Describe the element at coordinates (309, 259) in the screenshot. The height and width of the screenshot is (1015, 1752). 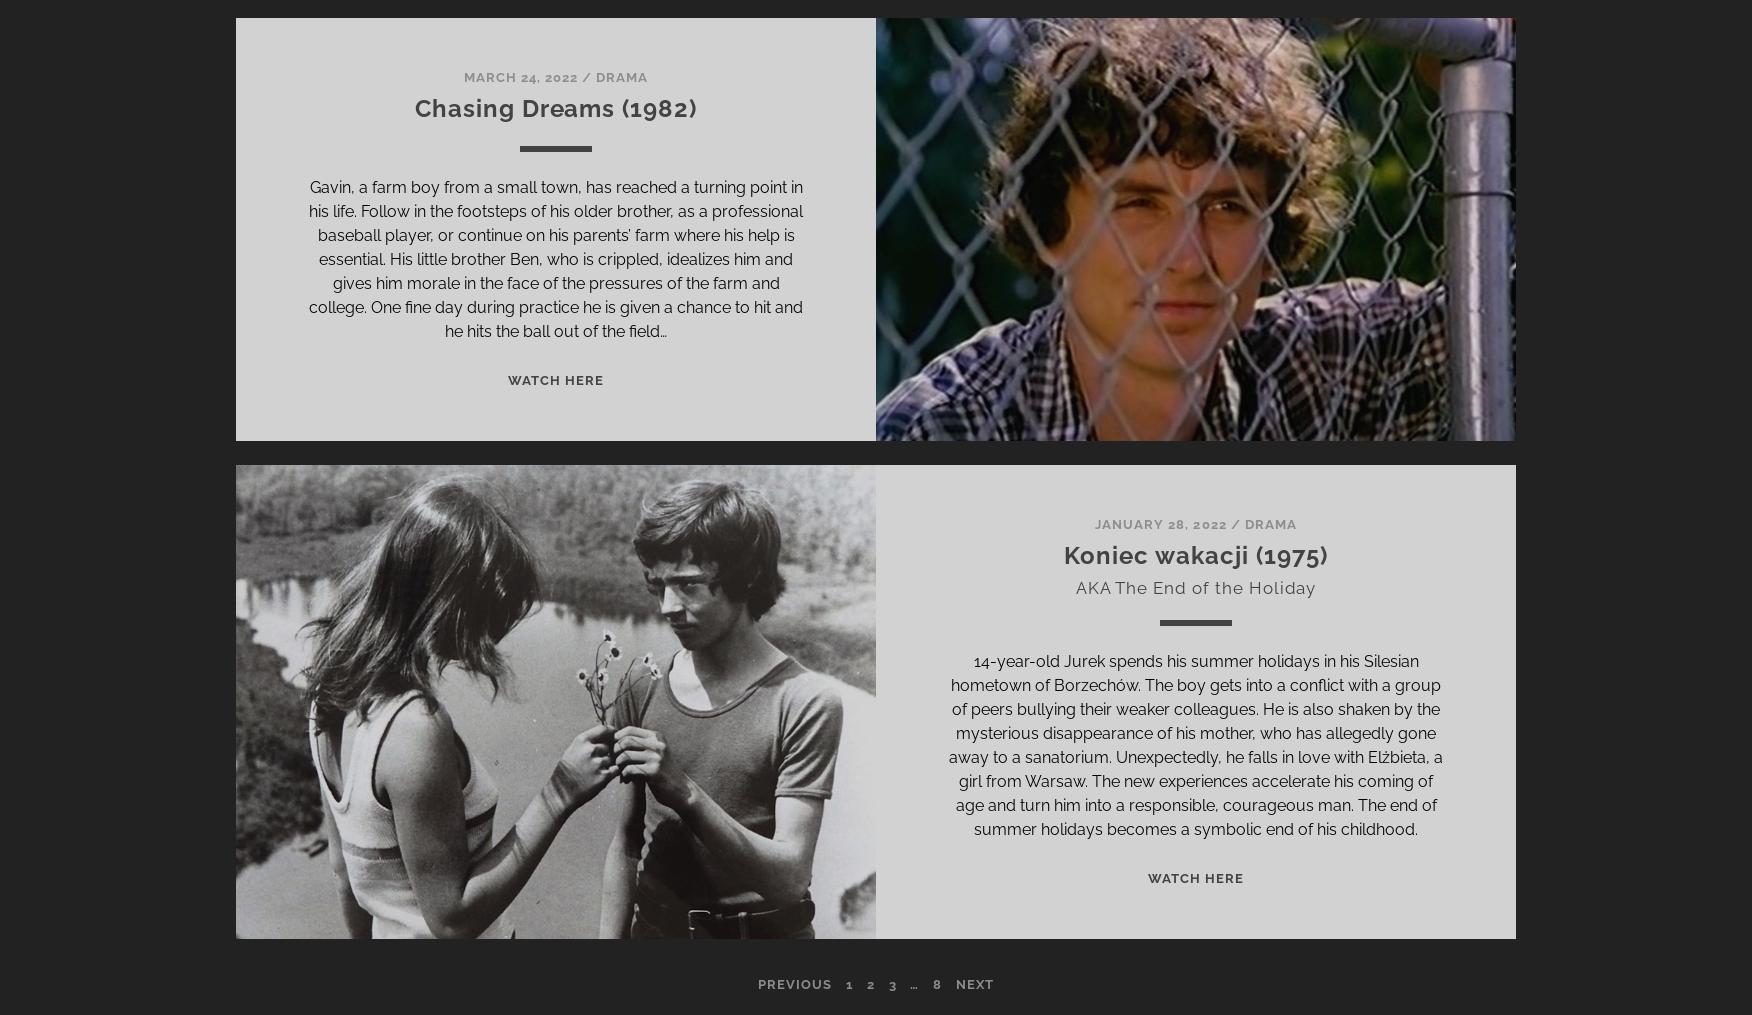
I see `'Gavin, a farm boy from a small town, has reached a turning point in his life. Follow in the footsteps of his older brother, as a professional baseball player, or continue on his parents’ farm where his help is essential. His little brother Ben, who is crippled, idealizes him and gives him morale in the face of the pressures of the farm and college. One fine day during practice he is given a chance to hit and he hits the ball out of the field…'` at that location.